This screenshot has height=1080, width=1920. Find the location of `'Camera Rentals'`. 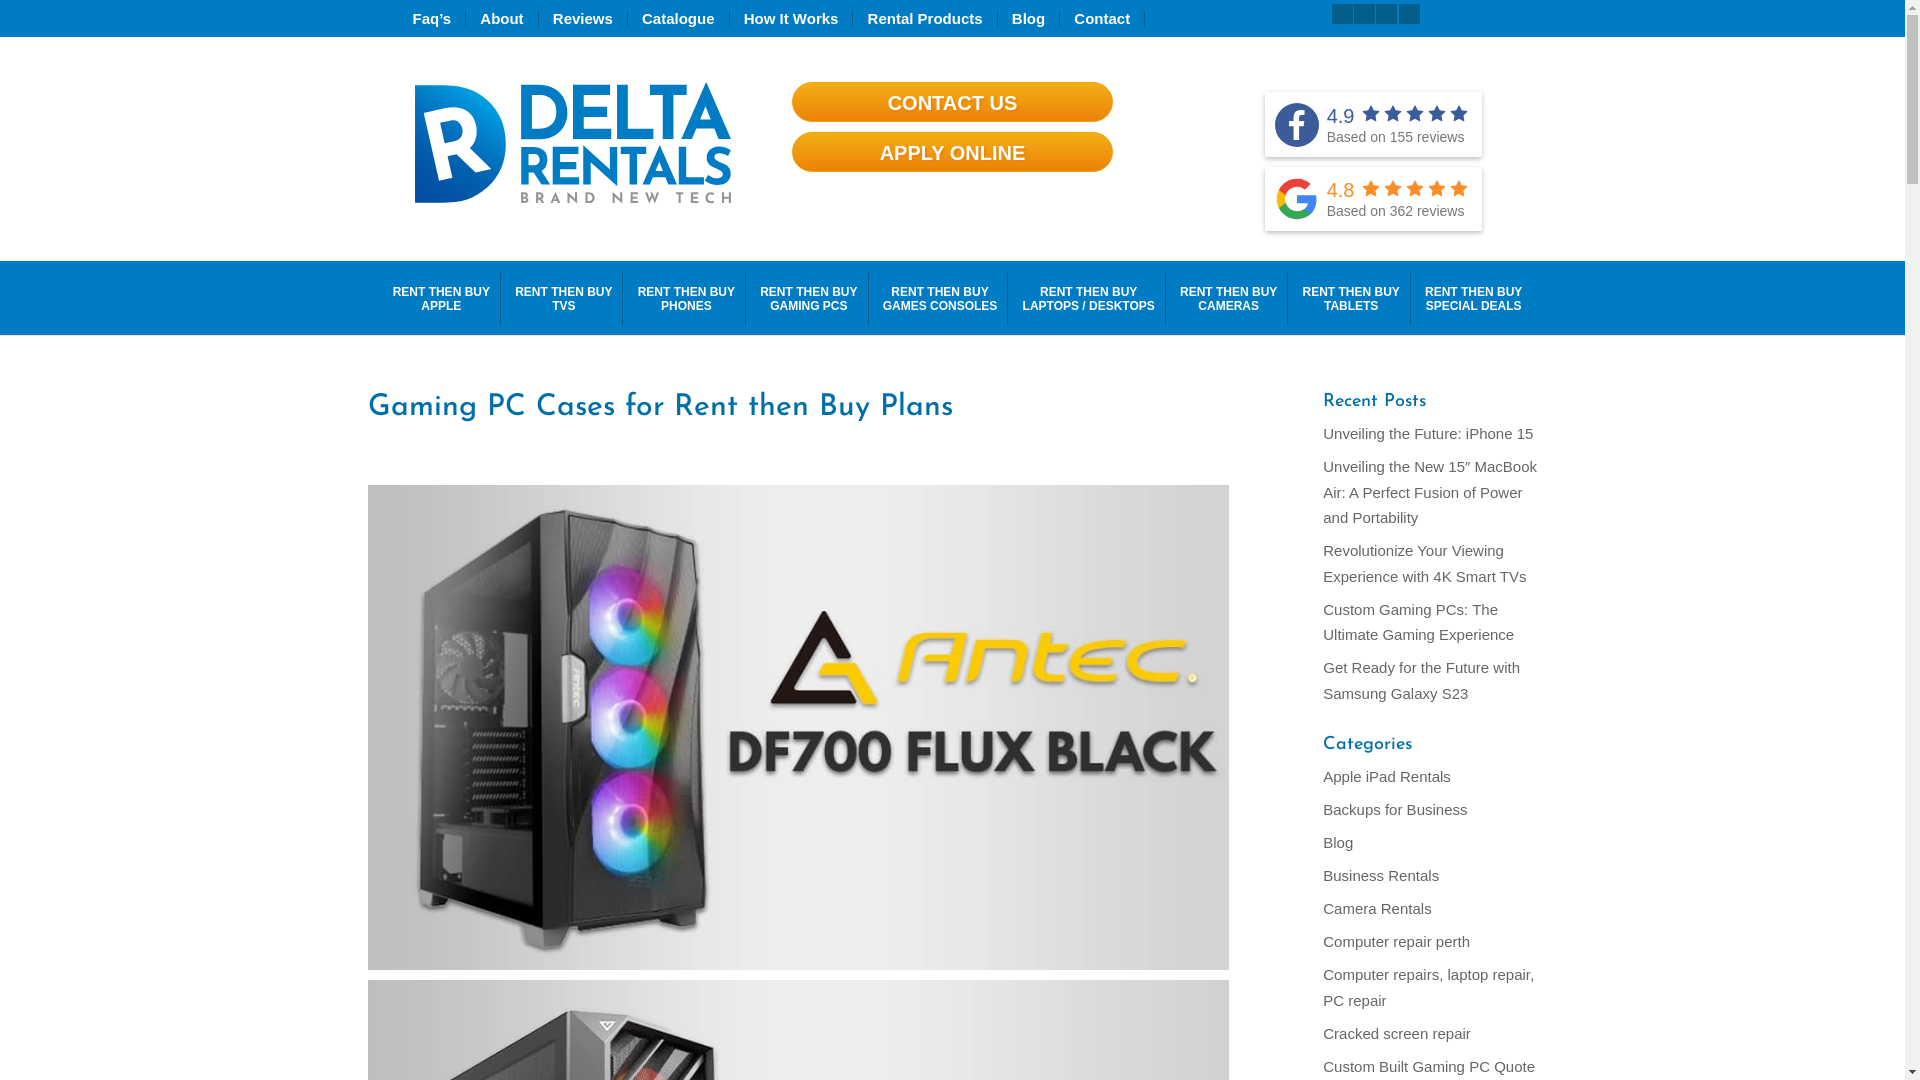

'Camera Rentals' is located at coordinates (1323, 908).